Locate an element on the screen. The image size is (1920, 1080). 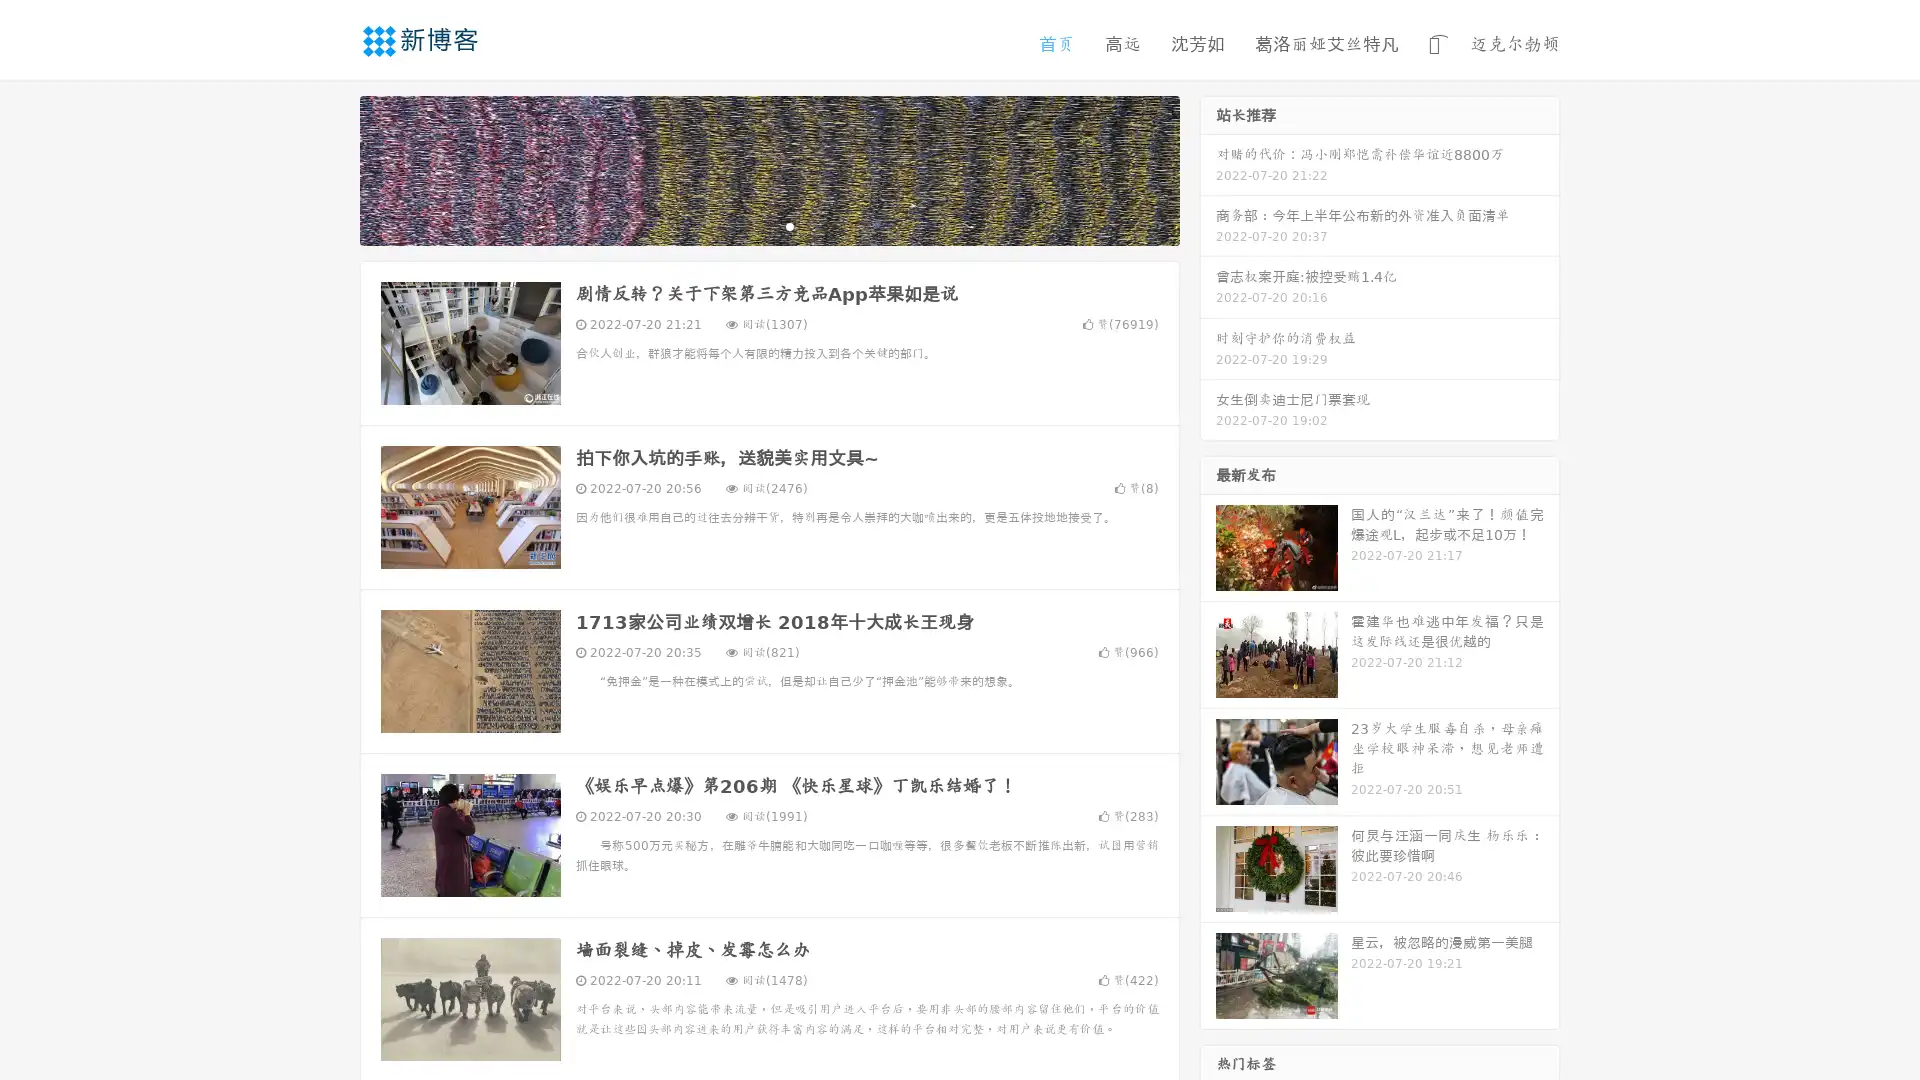
Go to slide 2 is located at coordinates (768, 225).